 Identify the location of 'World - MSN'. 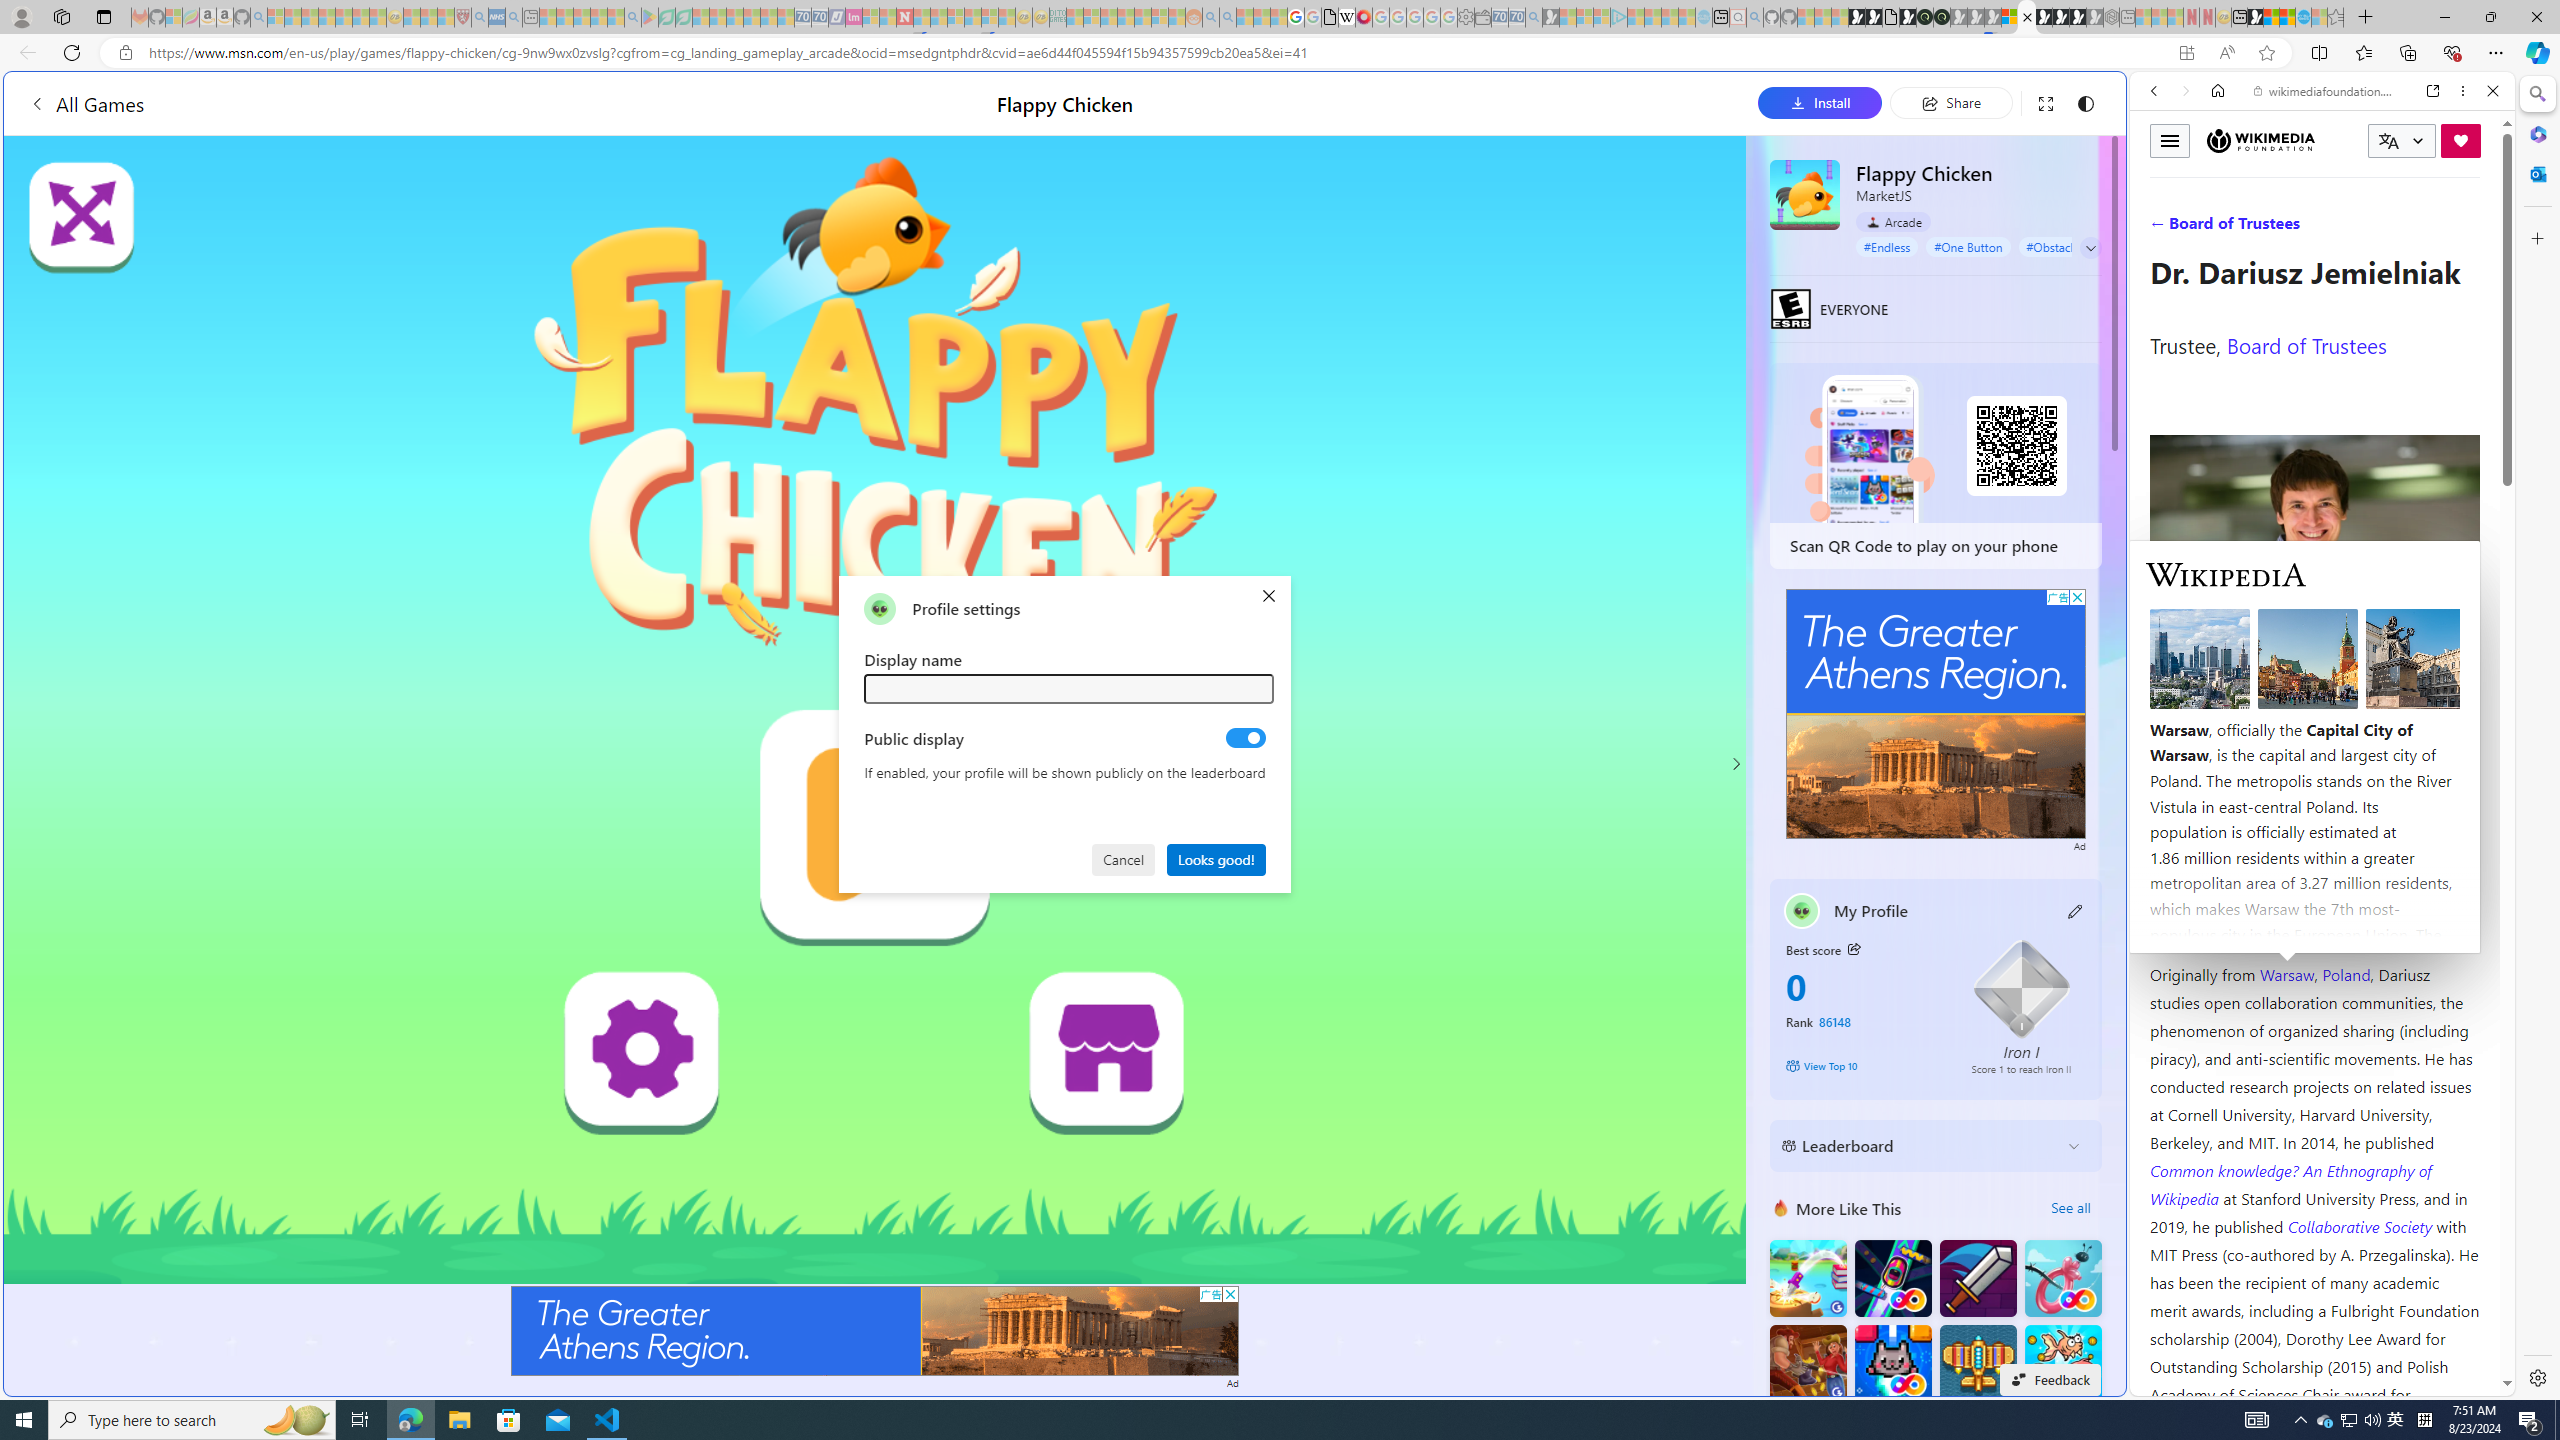
(2271, 16).